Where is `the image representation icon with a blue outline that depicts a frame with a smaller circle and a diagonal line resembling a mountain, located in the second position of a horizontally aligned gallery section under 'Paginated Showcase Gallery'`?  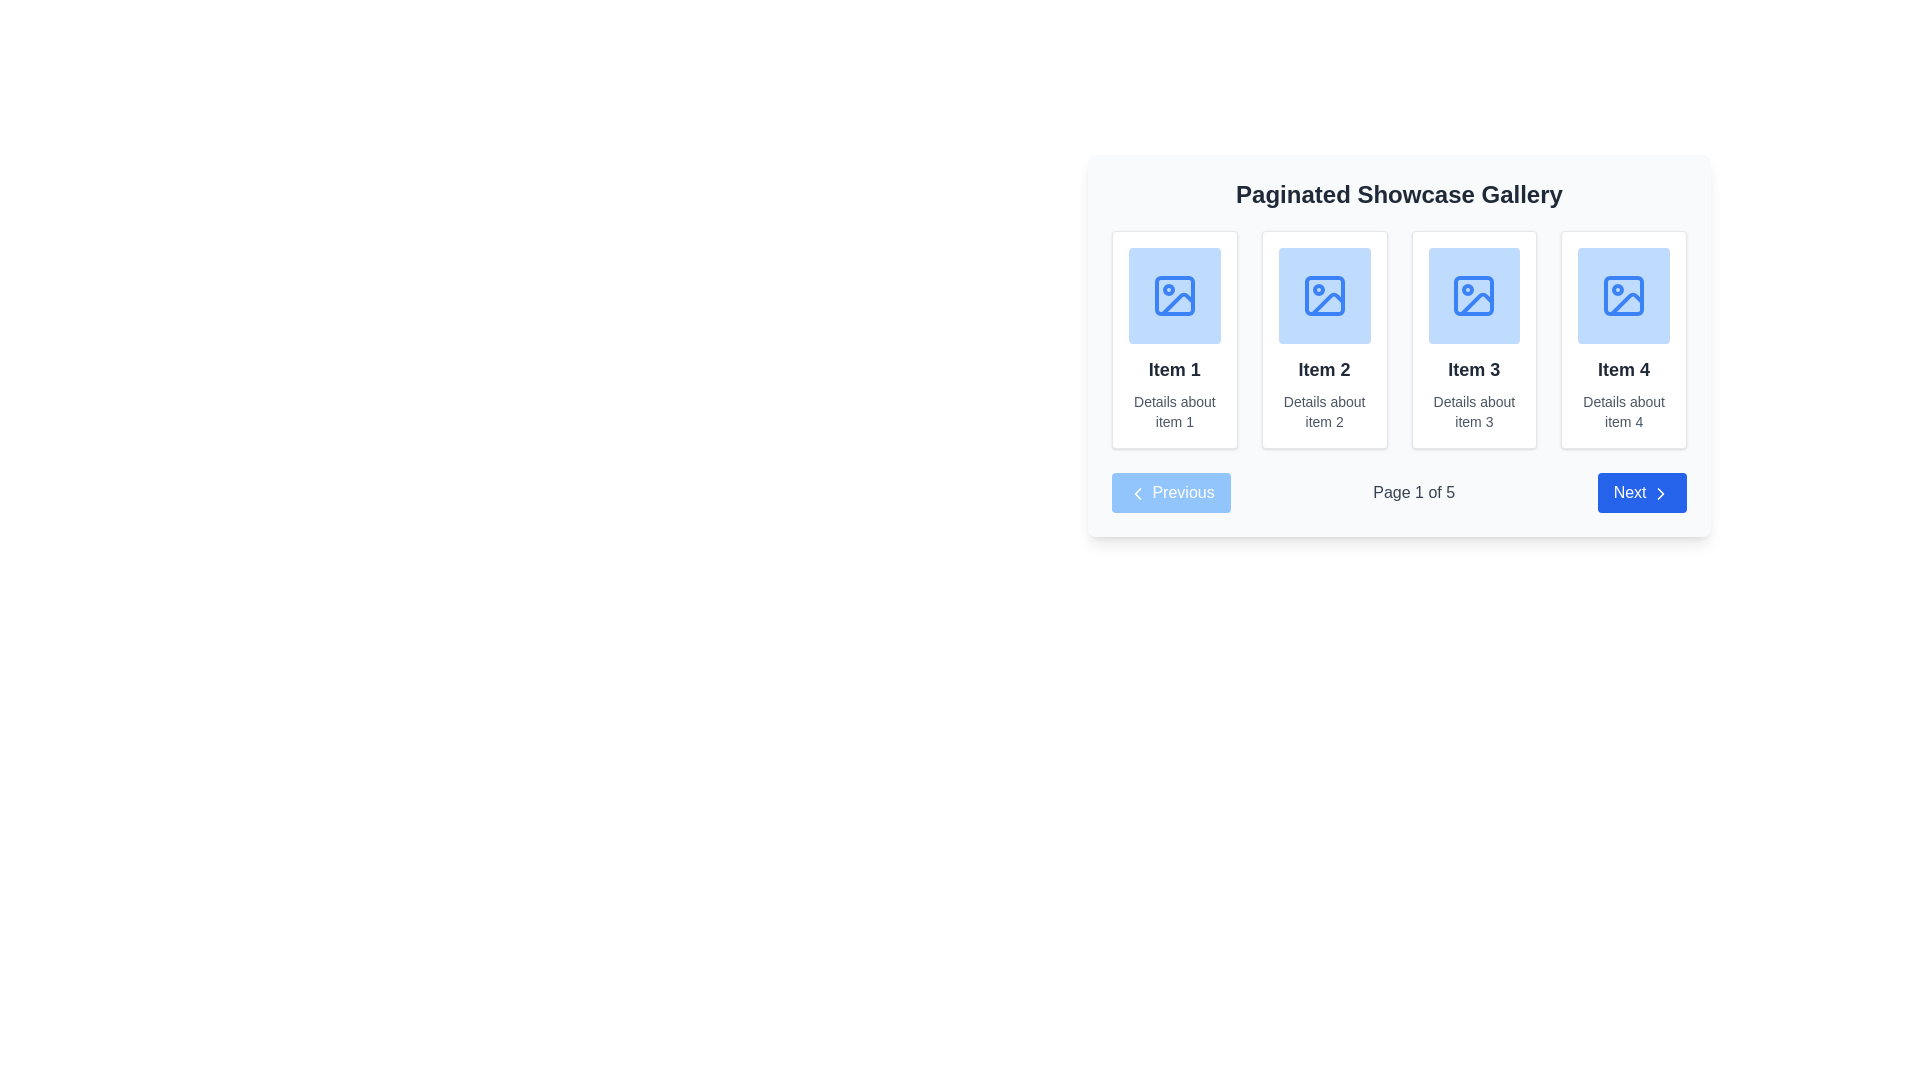
the image representation icon with a blue outline that depicts a frame with a smaller circle and a diagonal line resembling a mountain, located in the second position of a horizontally aligned gallery section under 'Paginated Showcase Gallery' is located at coordinates (1324, 296).